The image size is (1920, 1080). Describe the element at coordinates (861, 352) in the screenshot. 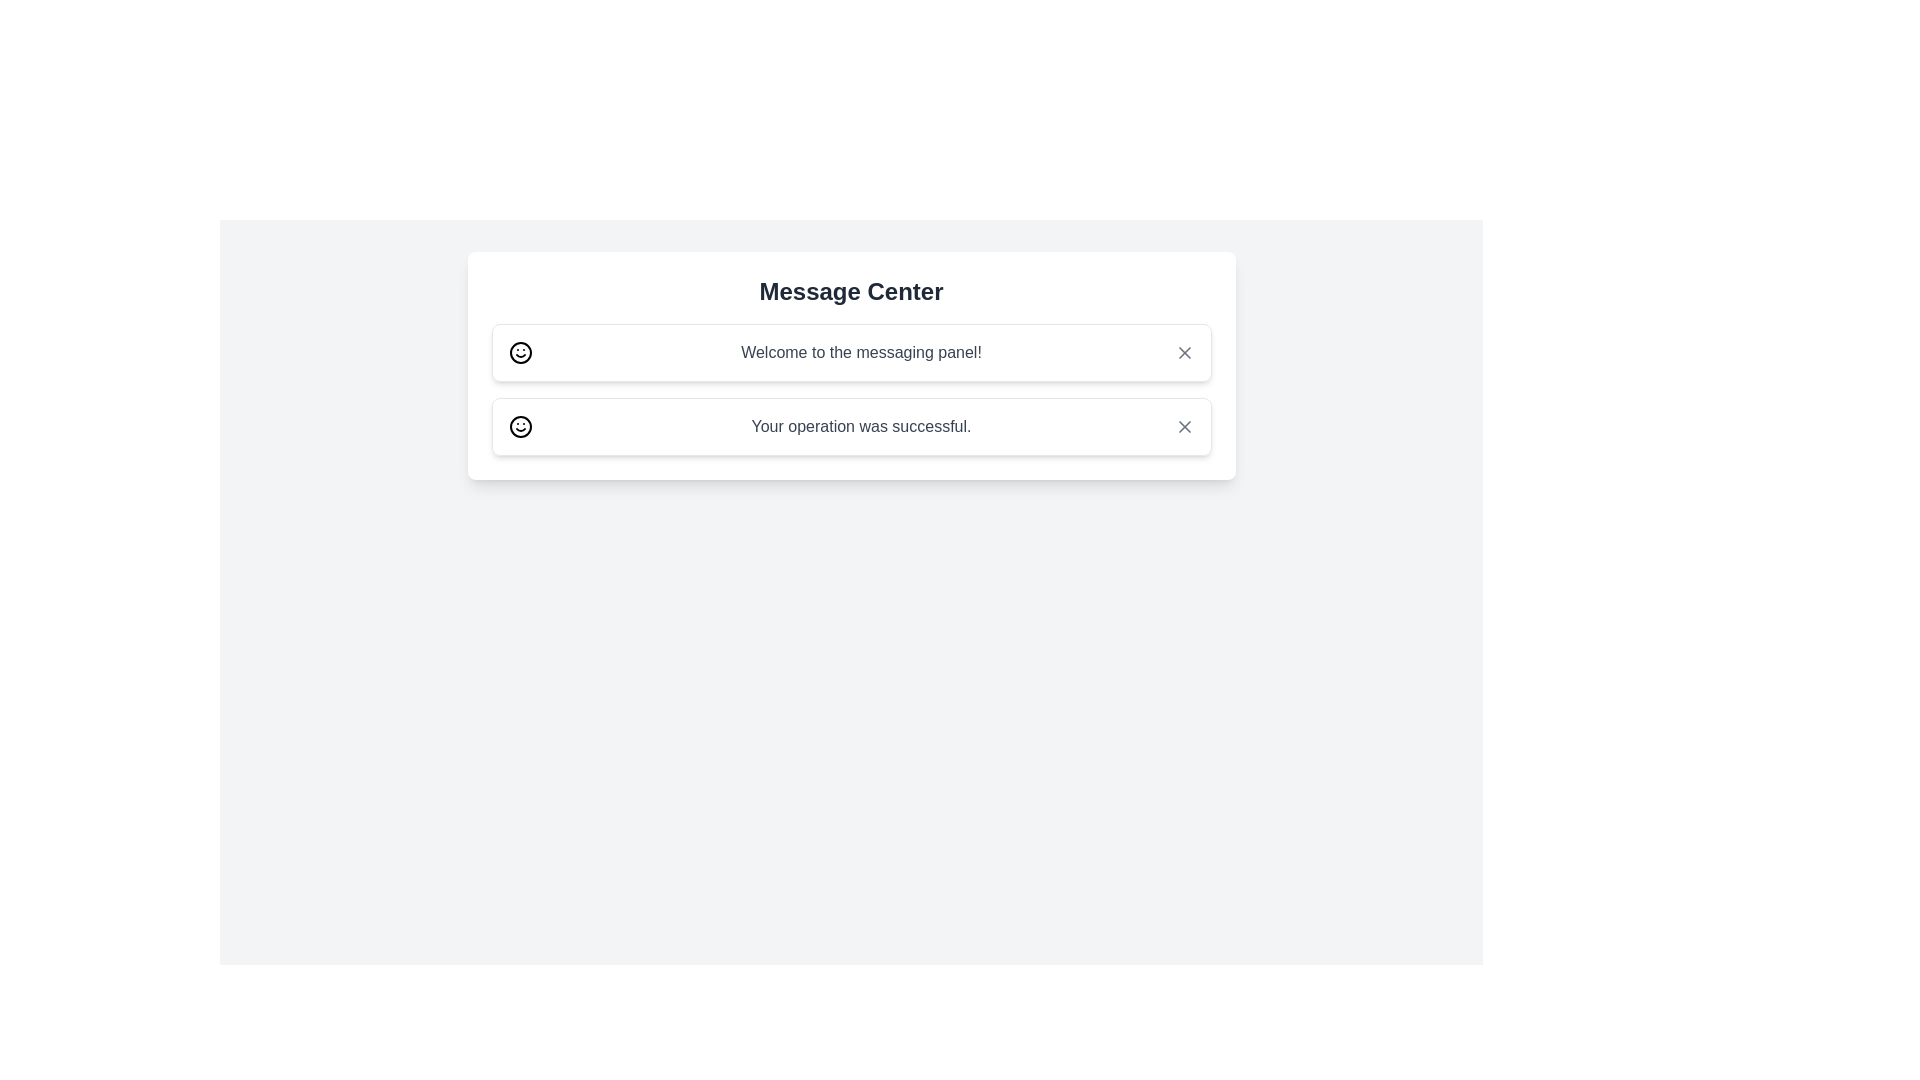

I see `the text label displaying 'Welcome to the messaging panel!' which is centrally aligned in the first notification panel of the 'Message Center'` at that location.